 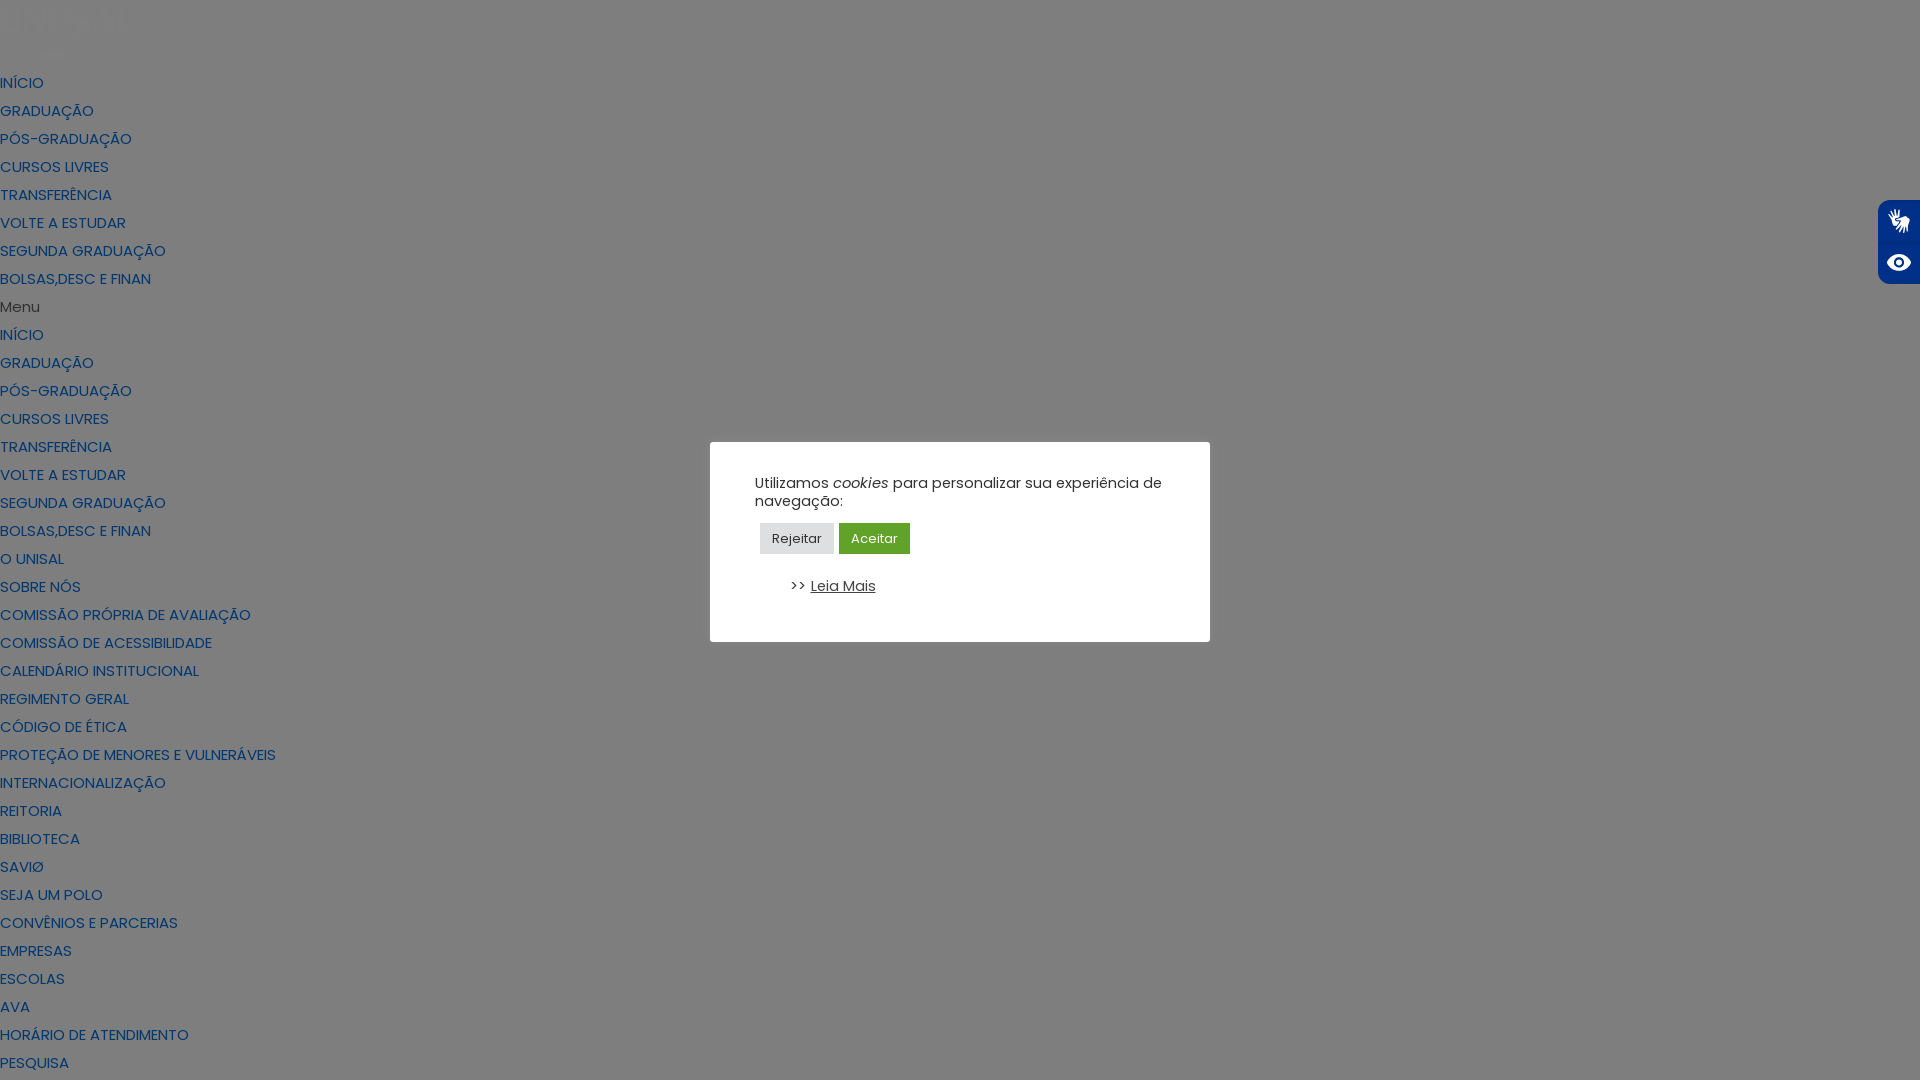 I want to click on 'AVA', so click(x=14, y=1006).